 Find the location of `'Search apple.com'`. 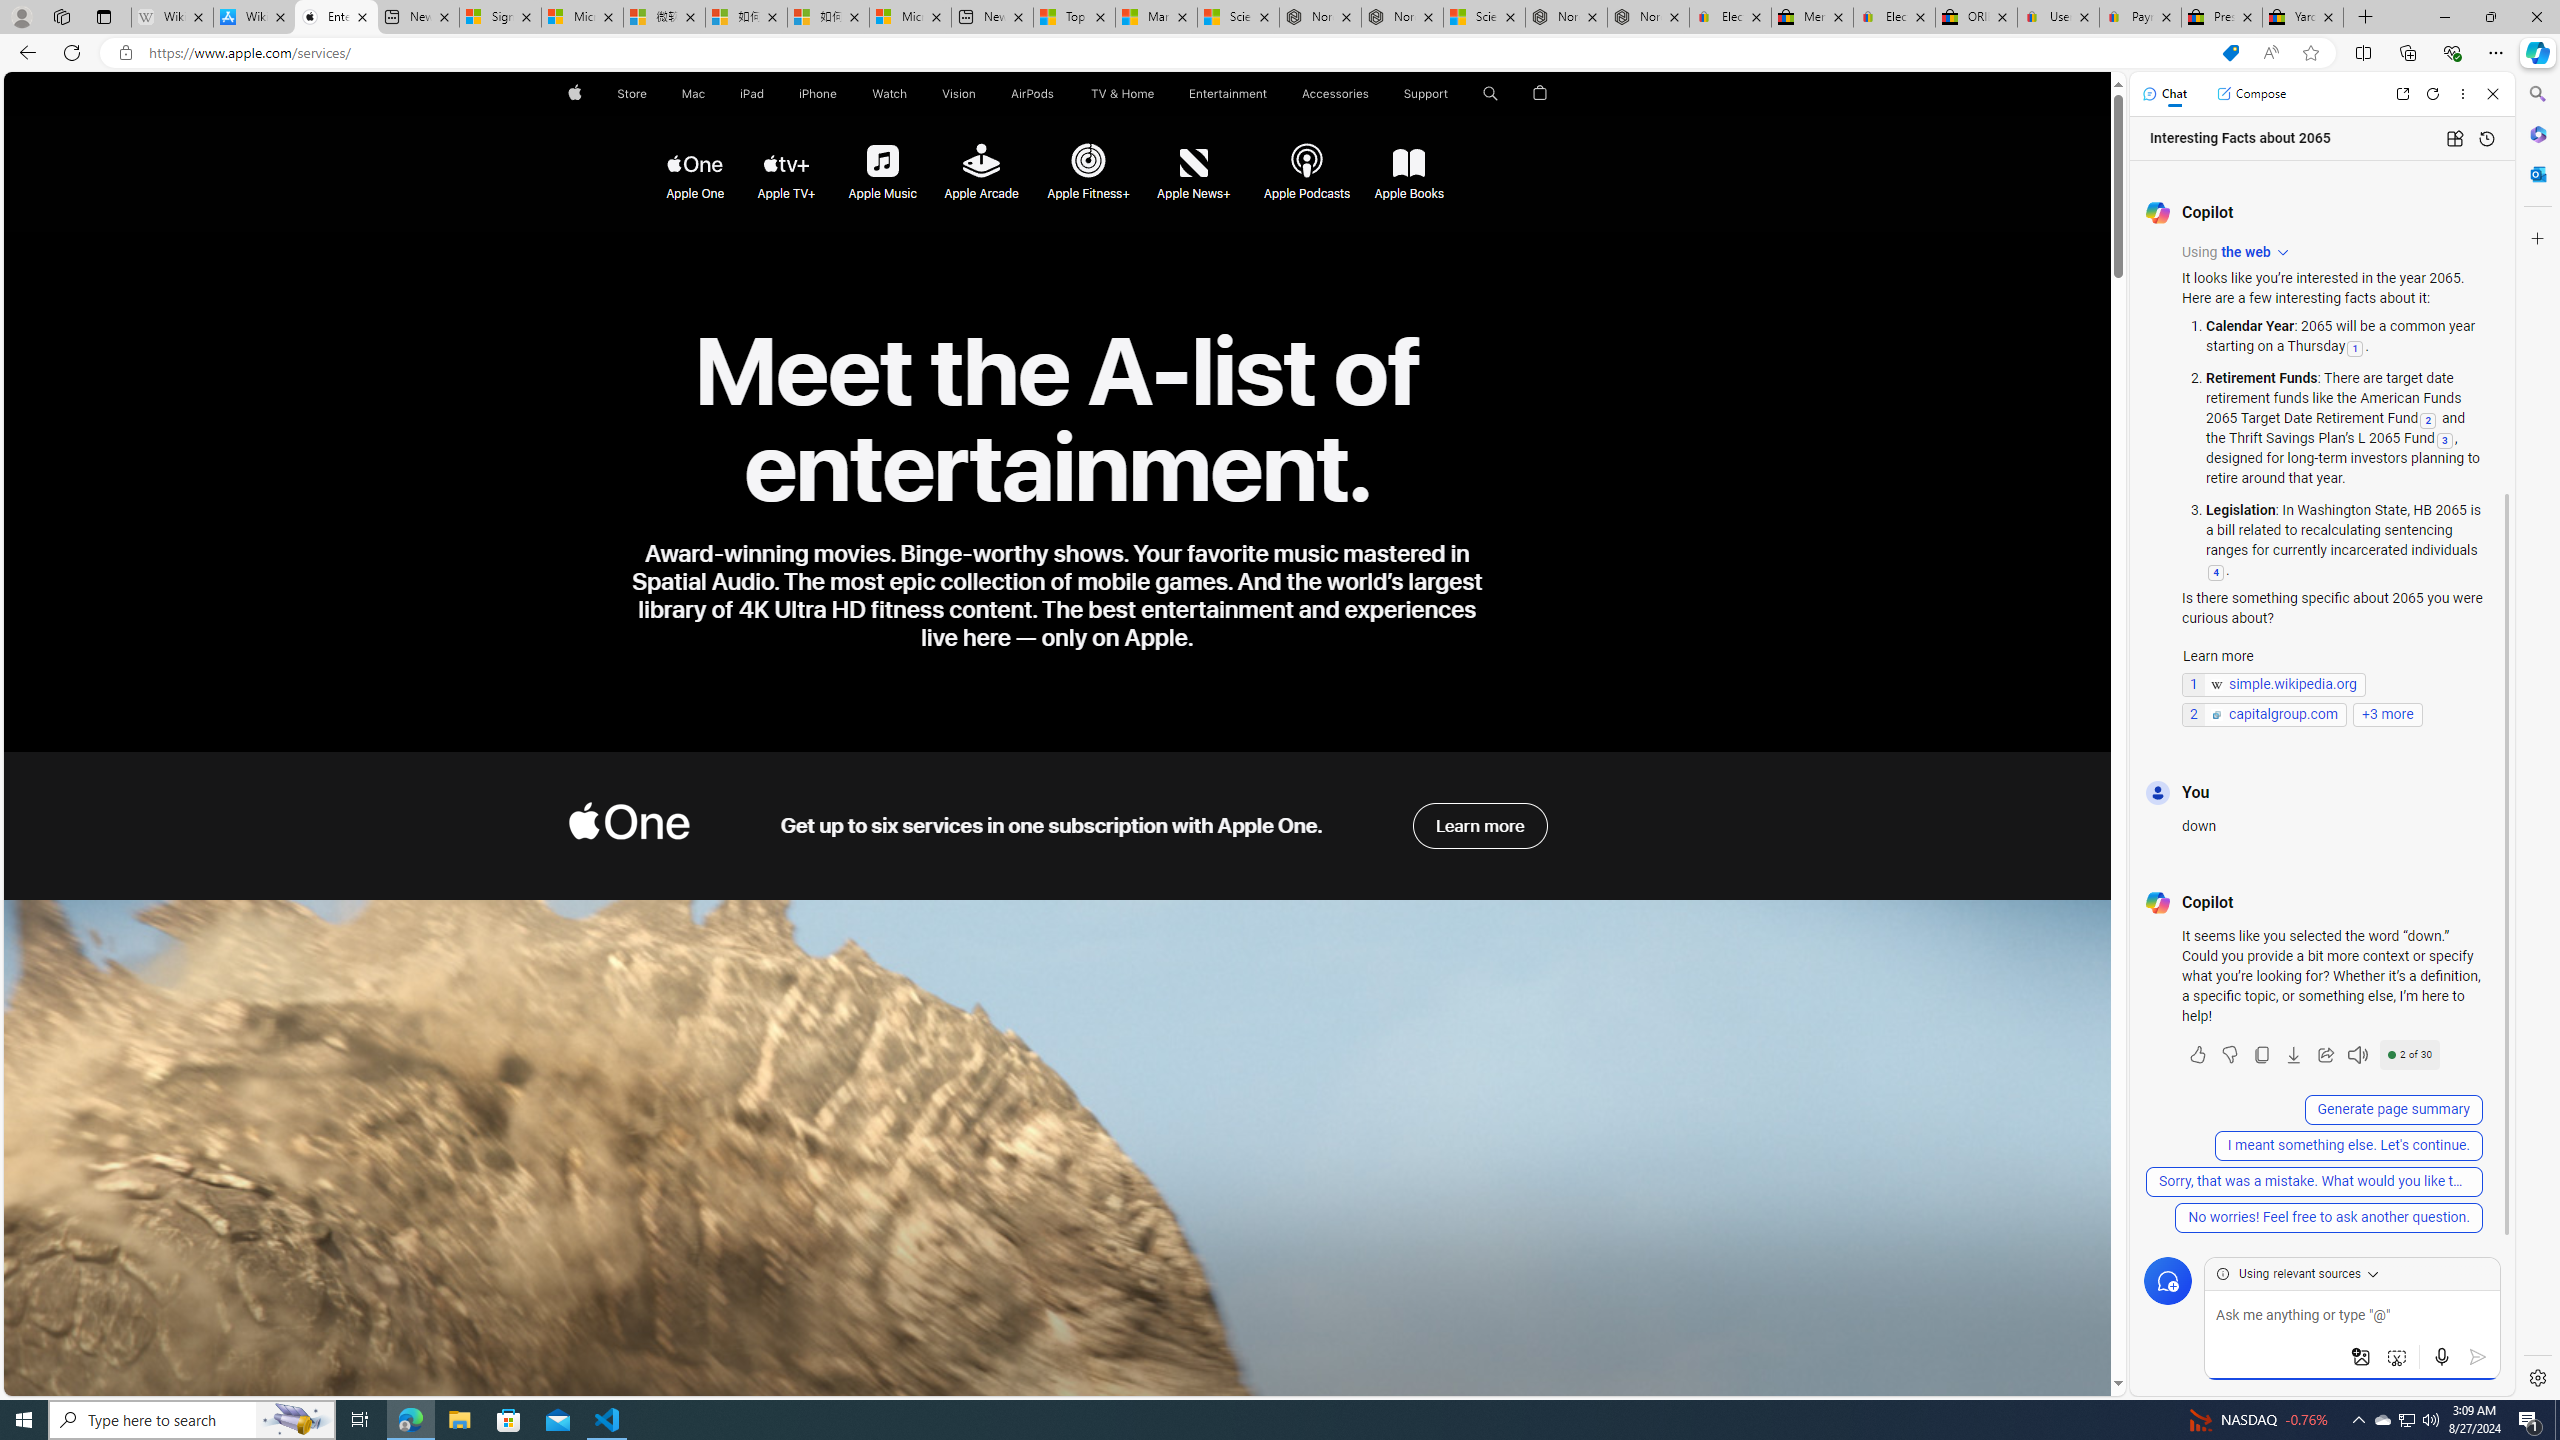

'Search apple.com' is located at coordinates (1491, 93).